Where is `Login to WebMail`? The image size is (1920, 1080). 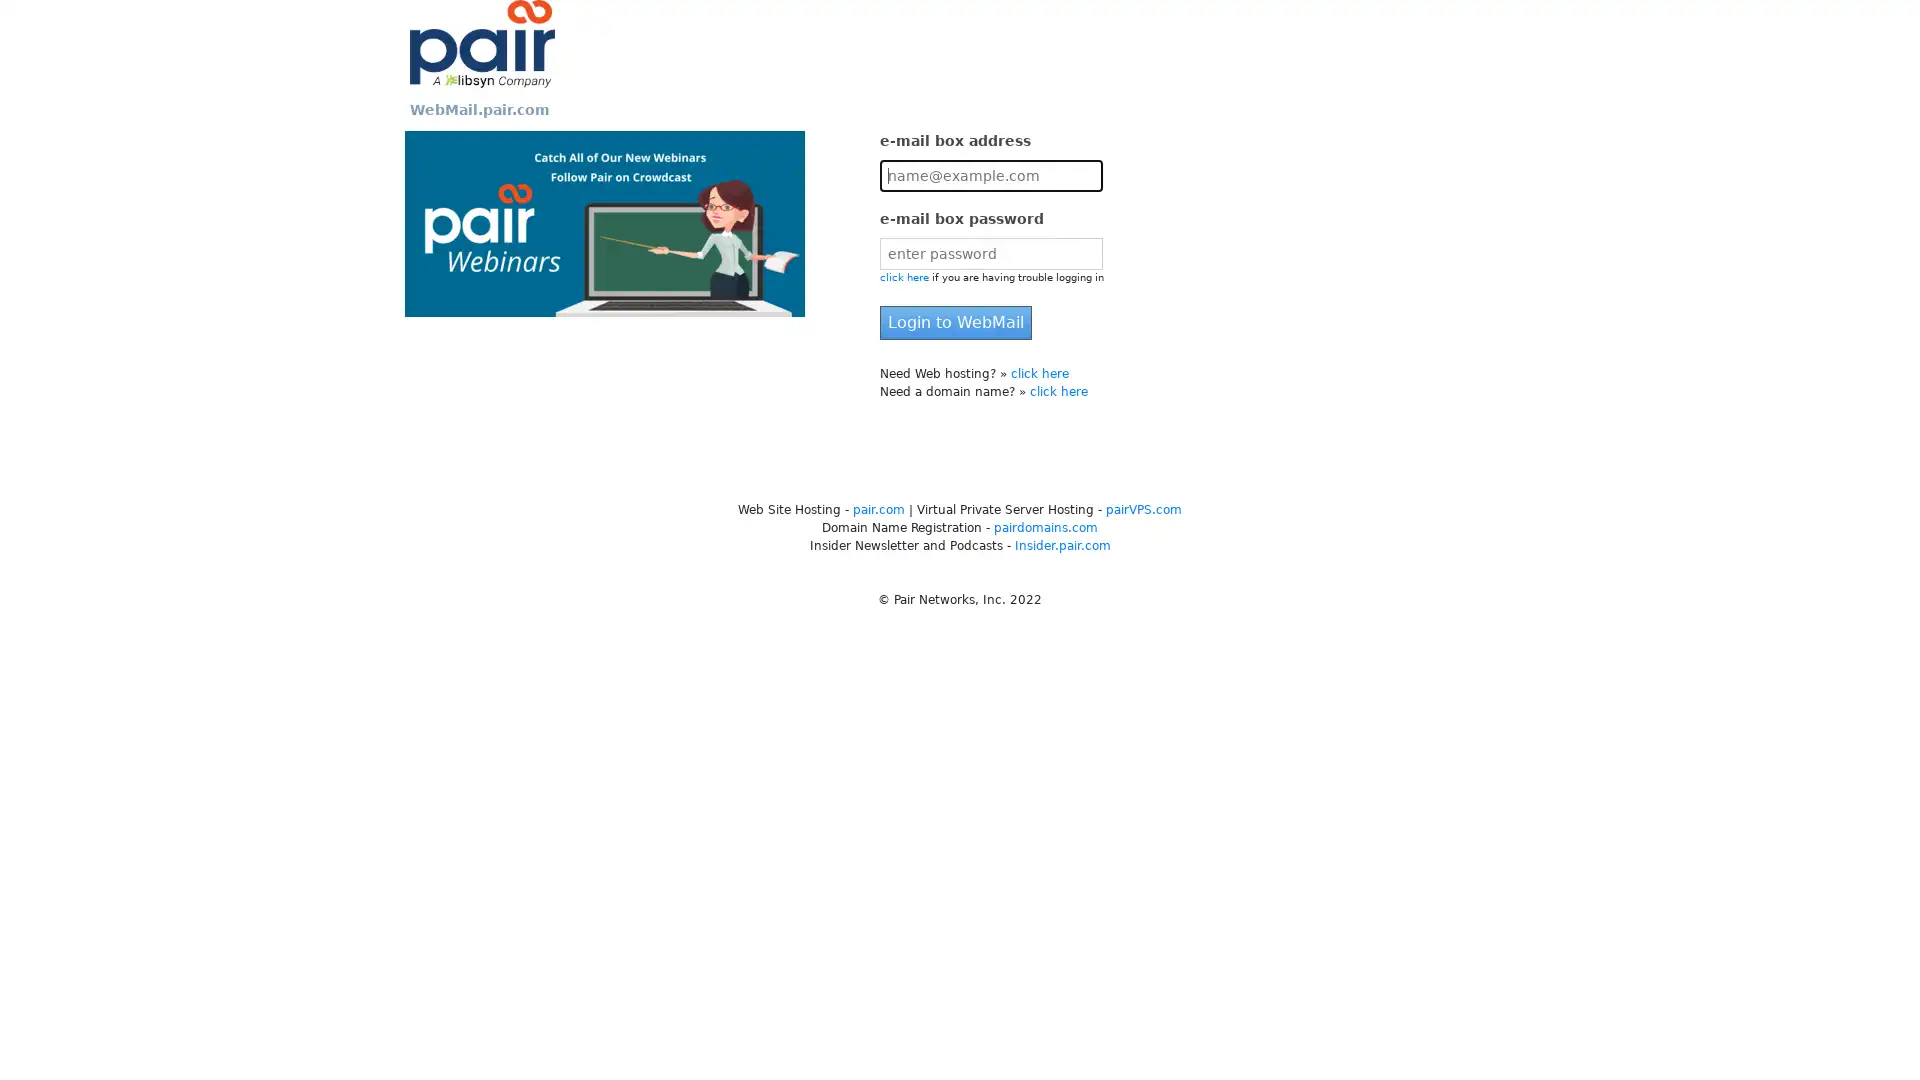 Login to WebMail is located at coordinates (954, 322).